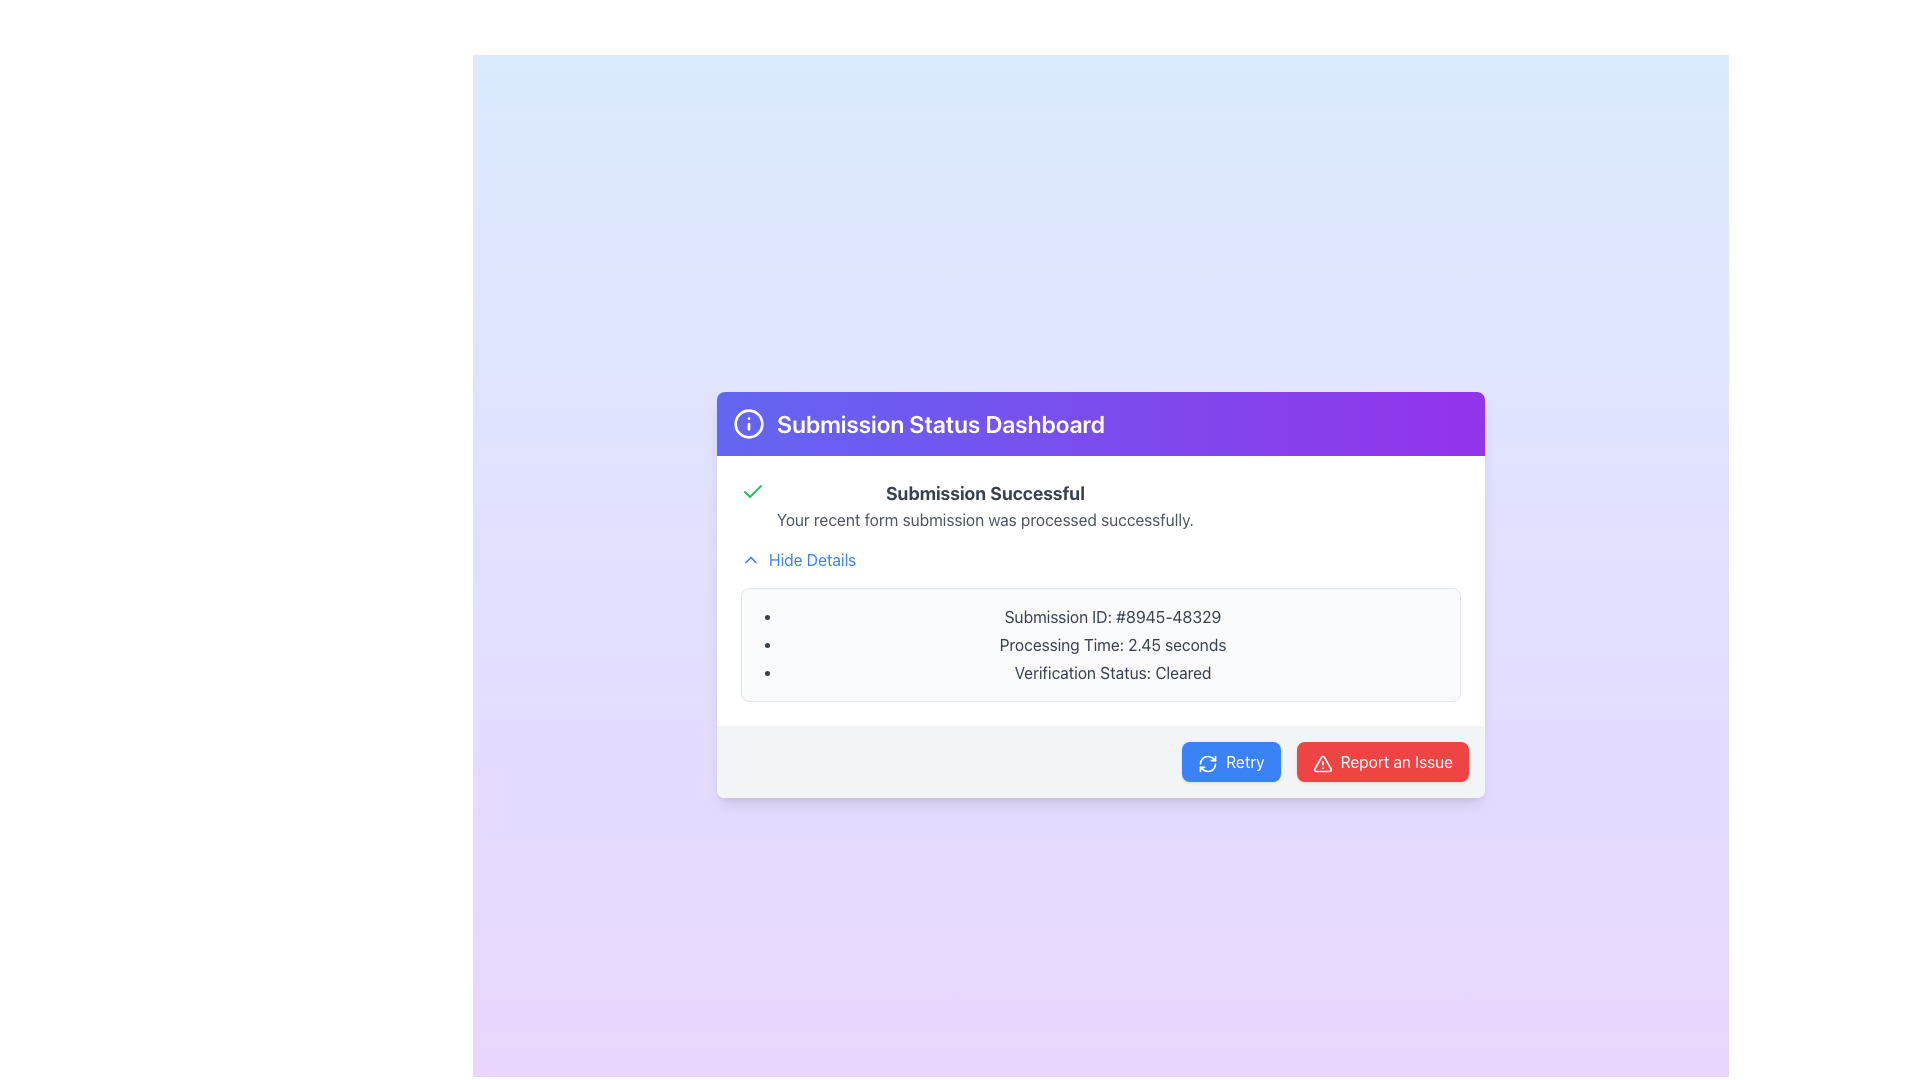  I want to click on the red triangular warning icon with a rounded border located in the upper-right section of the interface, near the heading 'Submission Status Dashboard', so click(1322, 763).